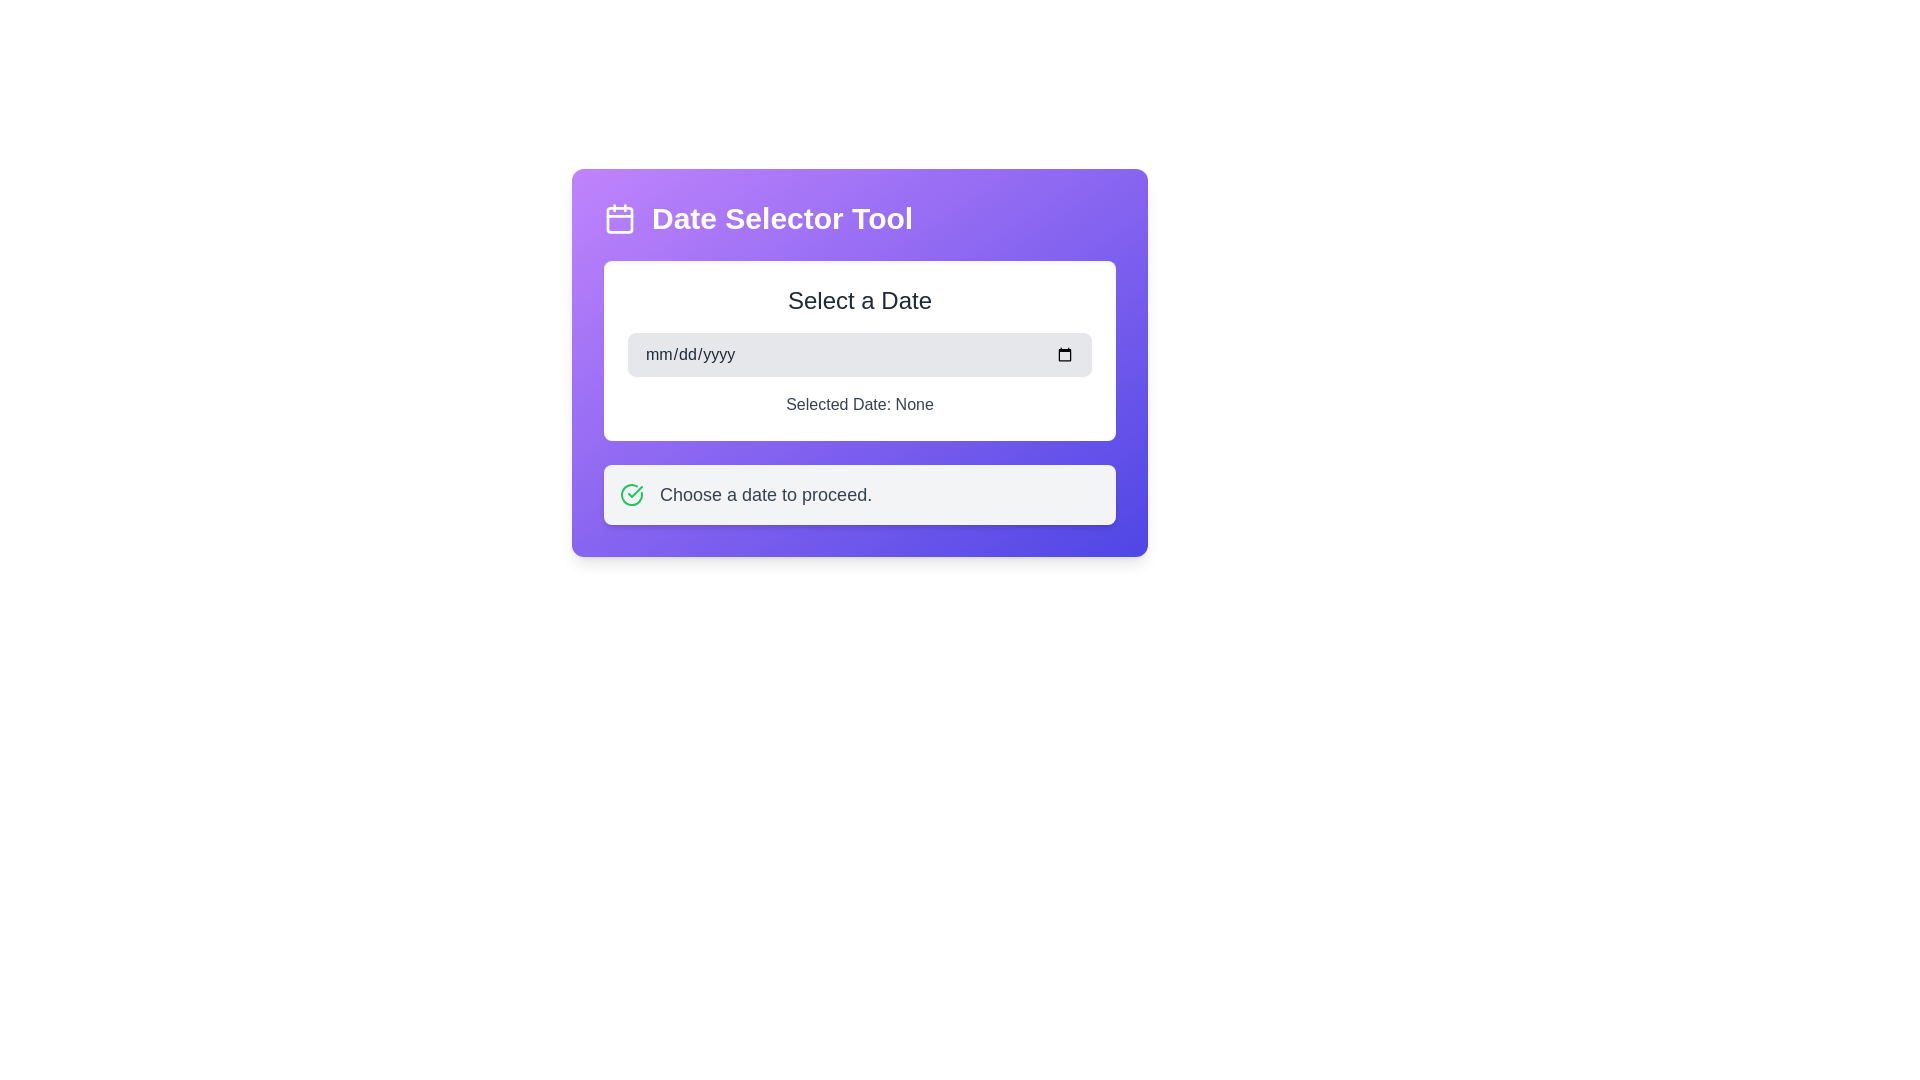 This screenshot has width=1920, height=1080. Describe the element at coordinates (859, 374) in the screenshot. I see `the text label displaying 'Selected Date: None', which is located below the date picker input field` at that location.